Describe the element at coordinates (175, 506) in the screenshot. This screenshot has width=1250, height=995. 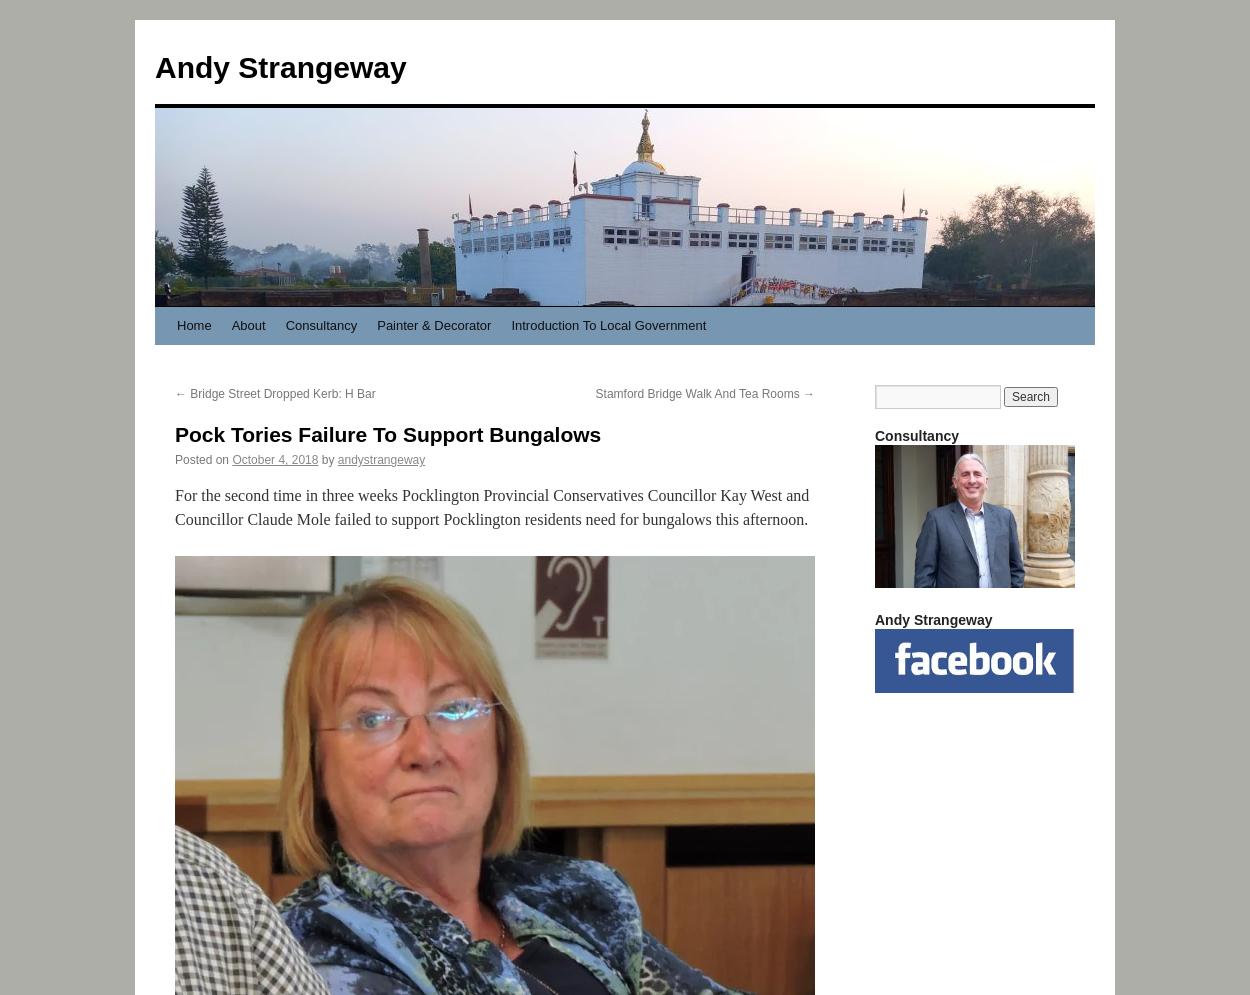
I see `'For the second time in three weeks Pocklington Provincial Conservatives Councillor Kay West and Councillor Claude Mole failed to support Pocklington residents need for bungalows this afternoon.'` at that location.